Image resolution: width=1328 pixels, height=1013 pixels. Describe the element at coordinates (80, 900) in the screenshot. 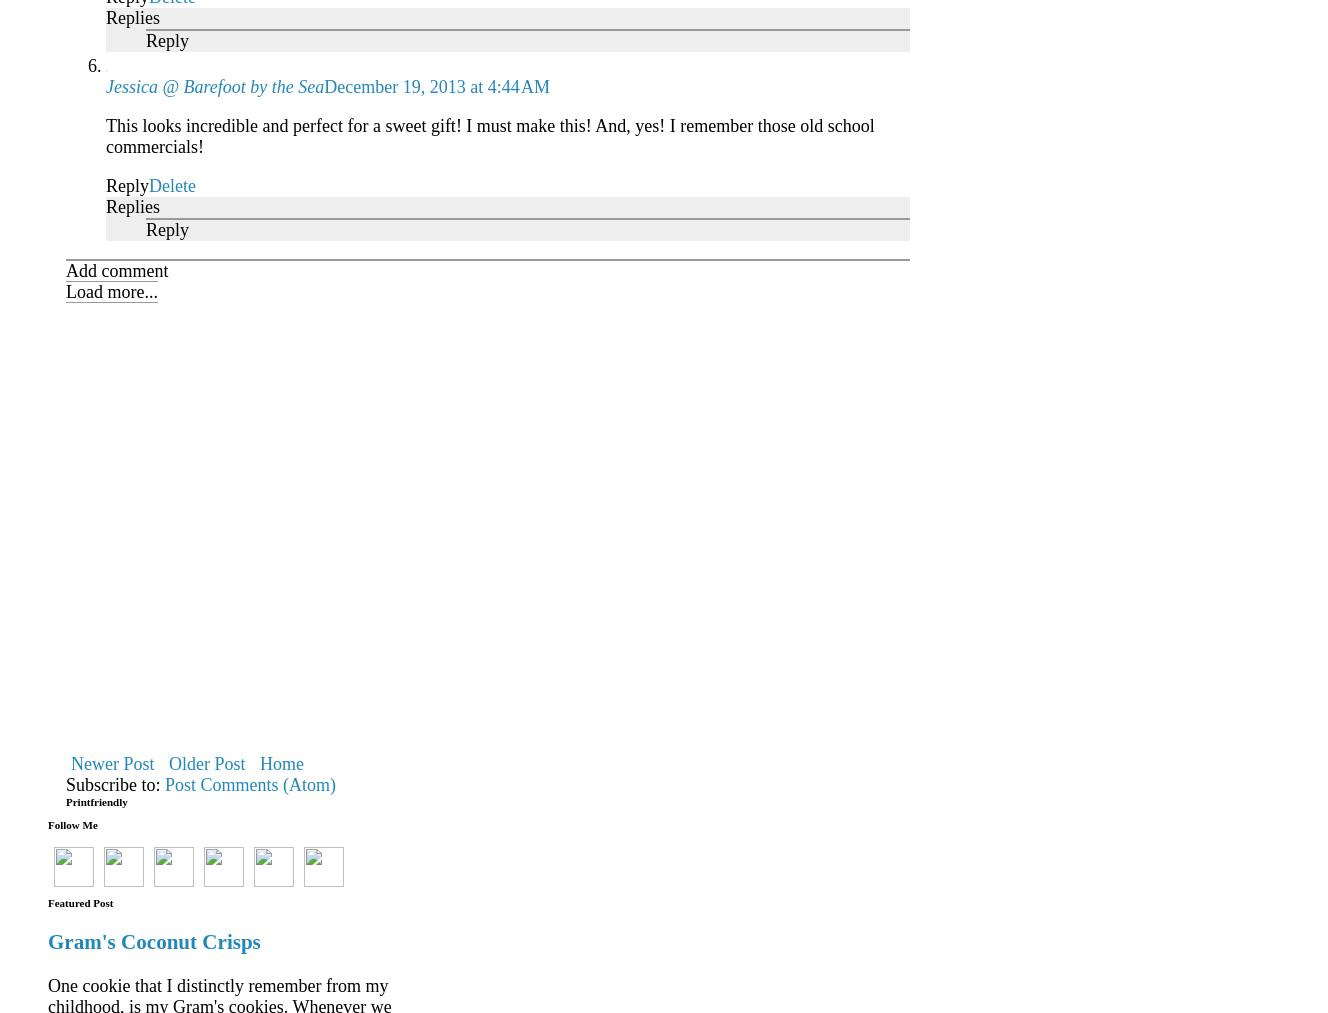

I see `'Featured Post'` at that location.